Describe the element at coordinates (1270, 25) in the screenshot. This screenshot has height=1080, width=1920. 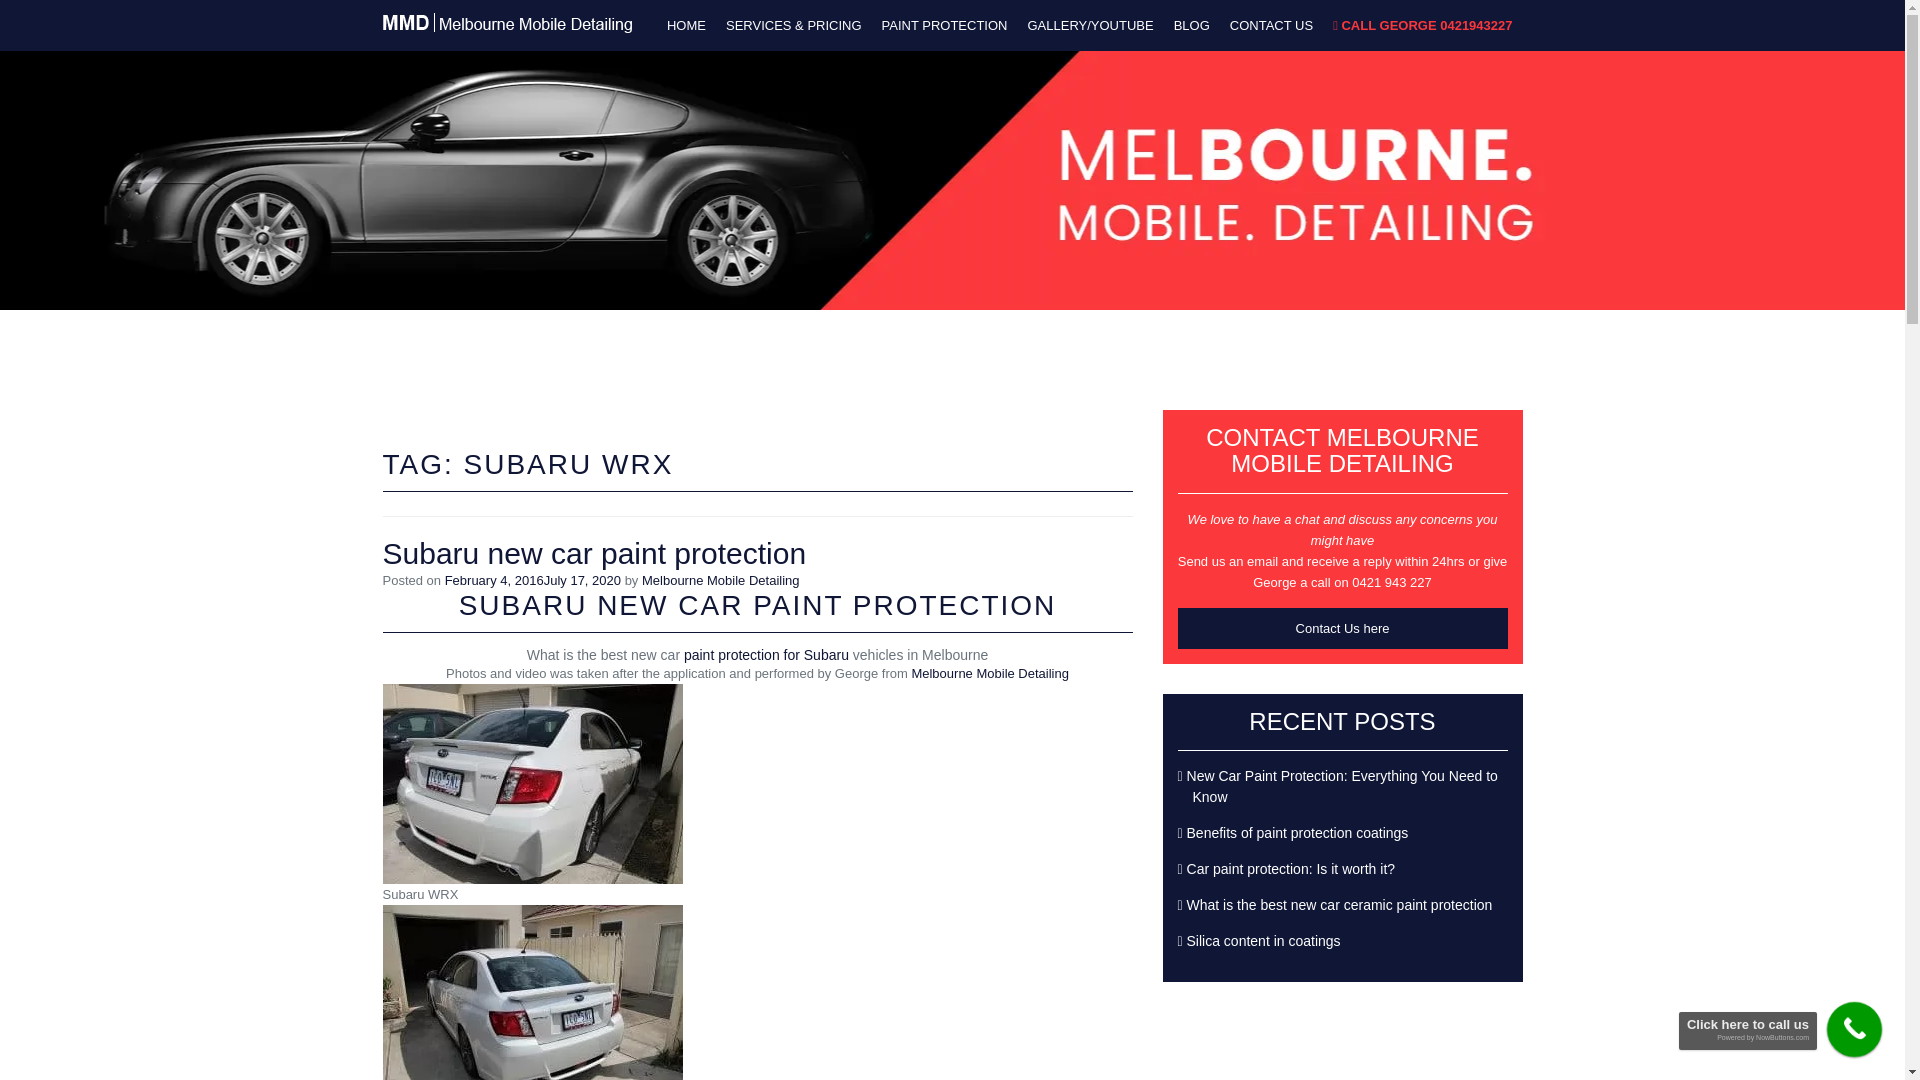
I see `'CONTACT US'` at that location.